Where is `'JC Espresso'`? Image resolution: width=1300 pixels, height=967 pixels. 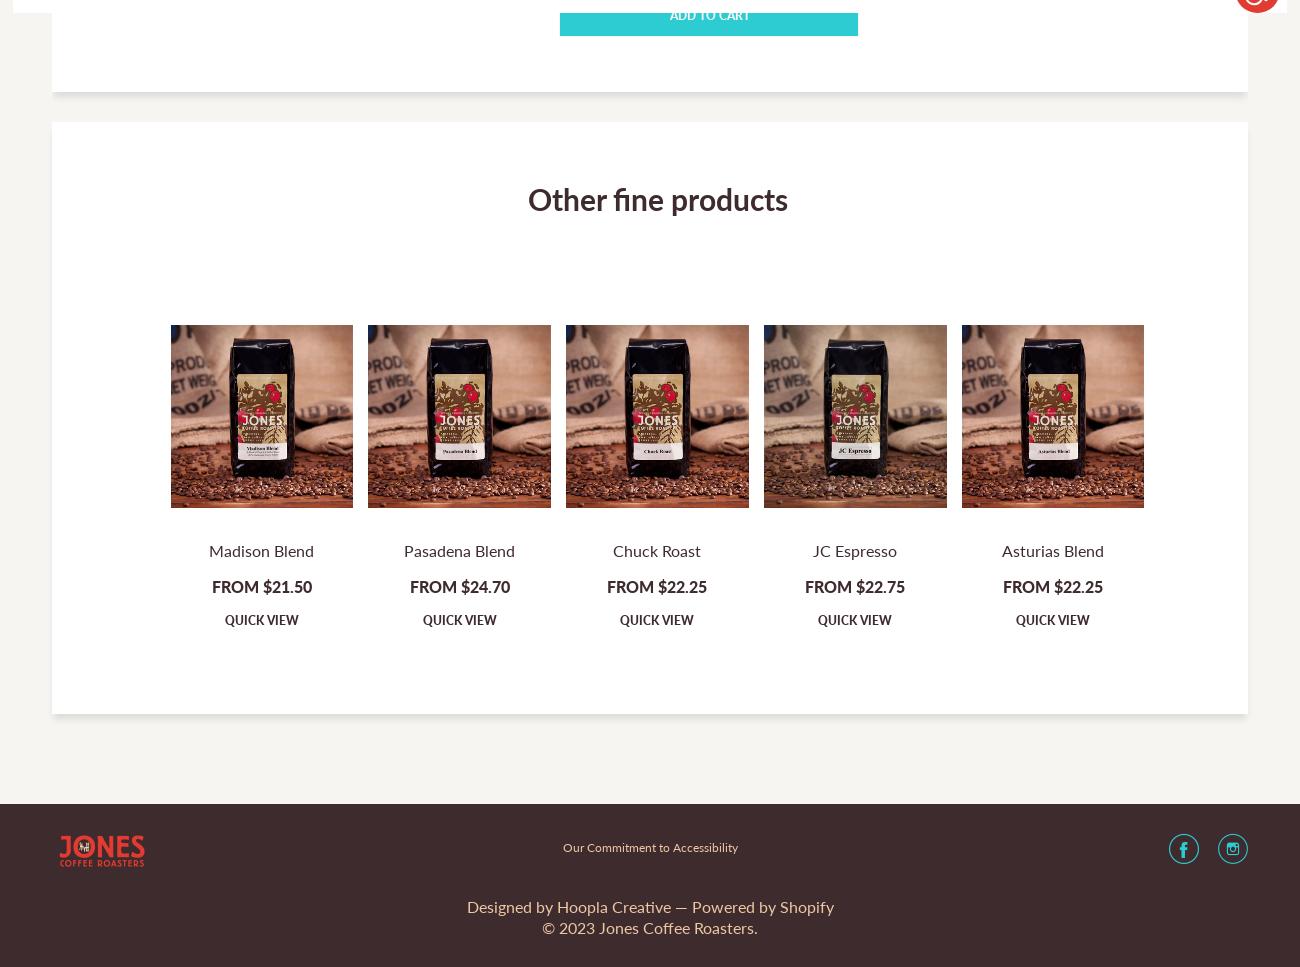
'JC Espresso' is located at coordinates (855, 550).